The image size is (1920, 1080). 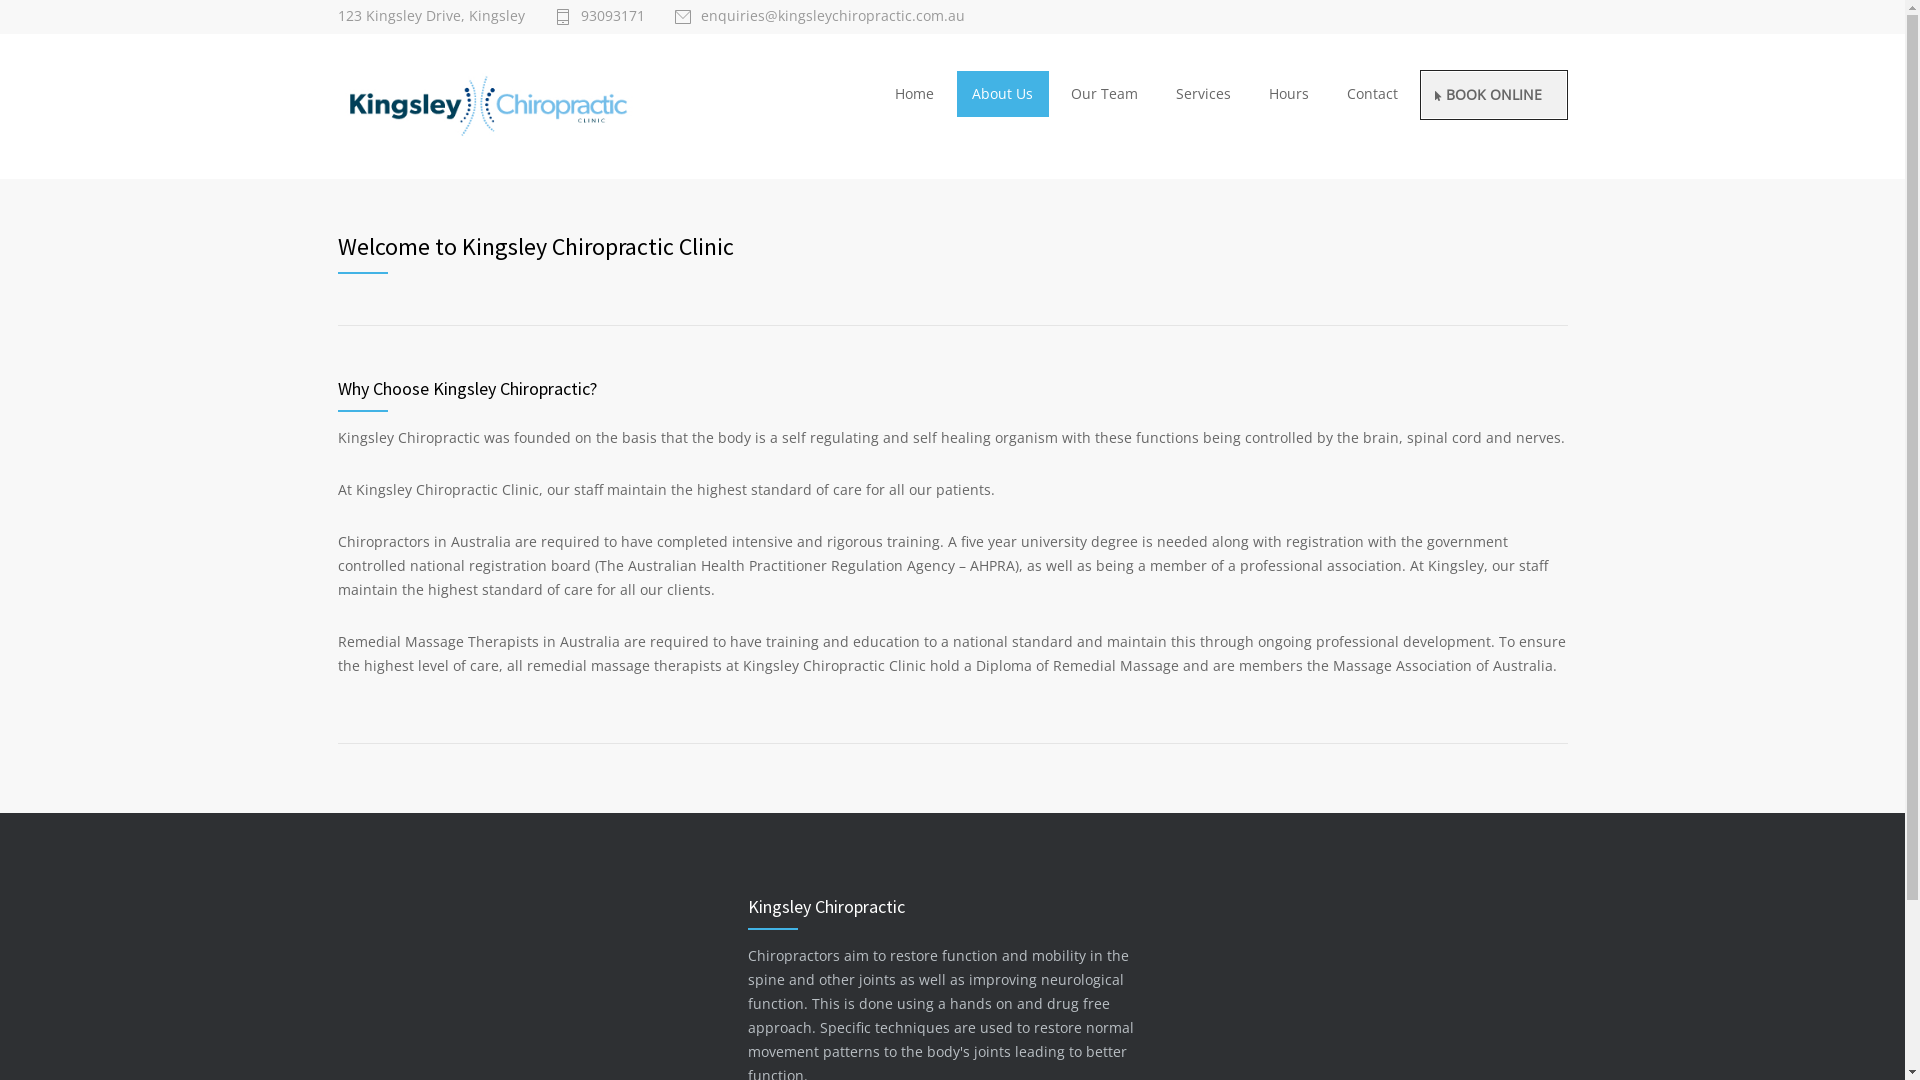 I want to click on 'Services', so click(x=1160, y=93).